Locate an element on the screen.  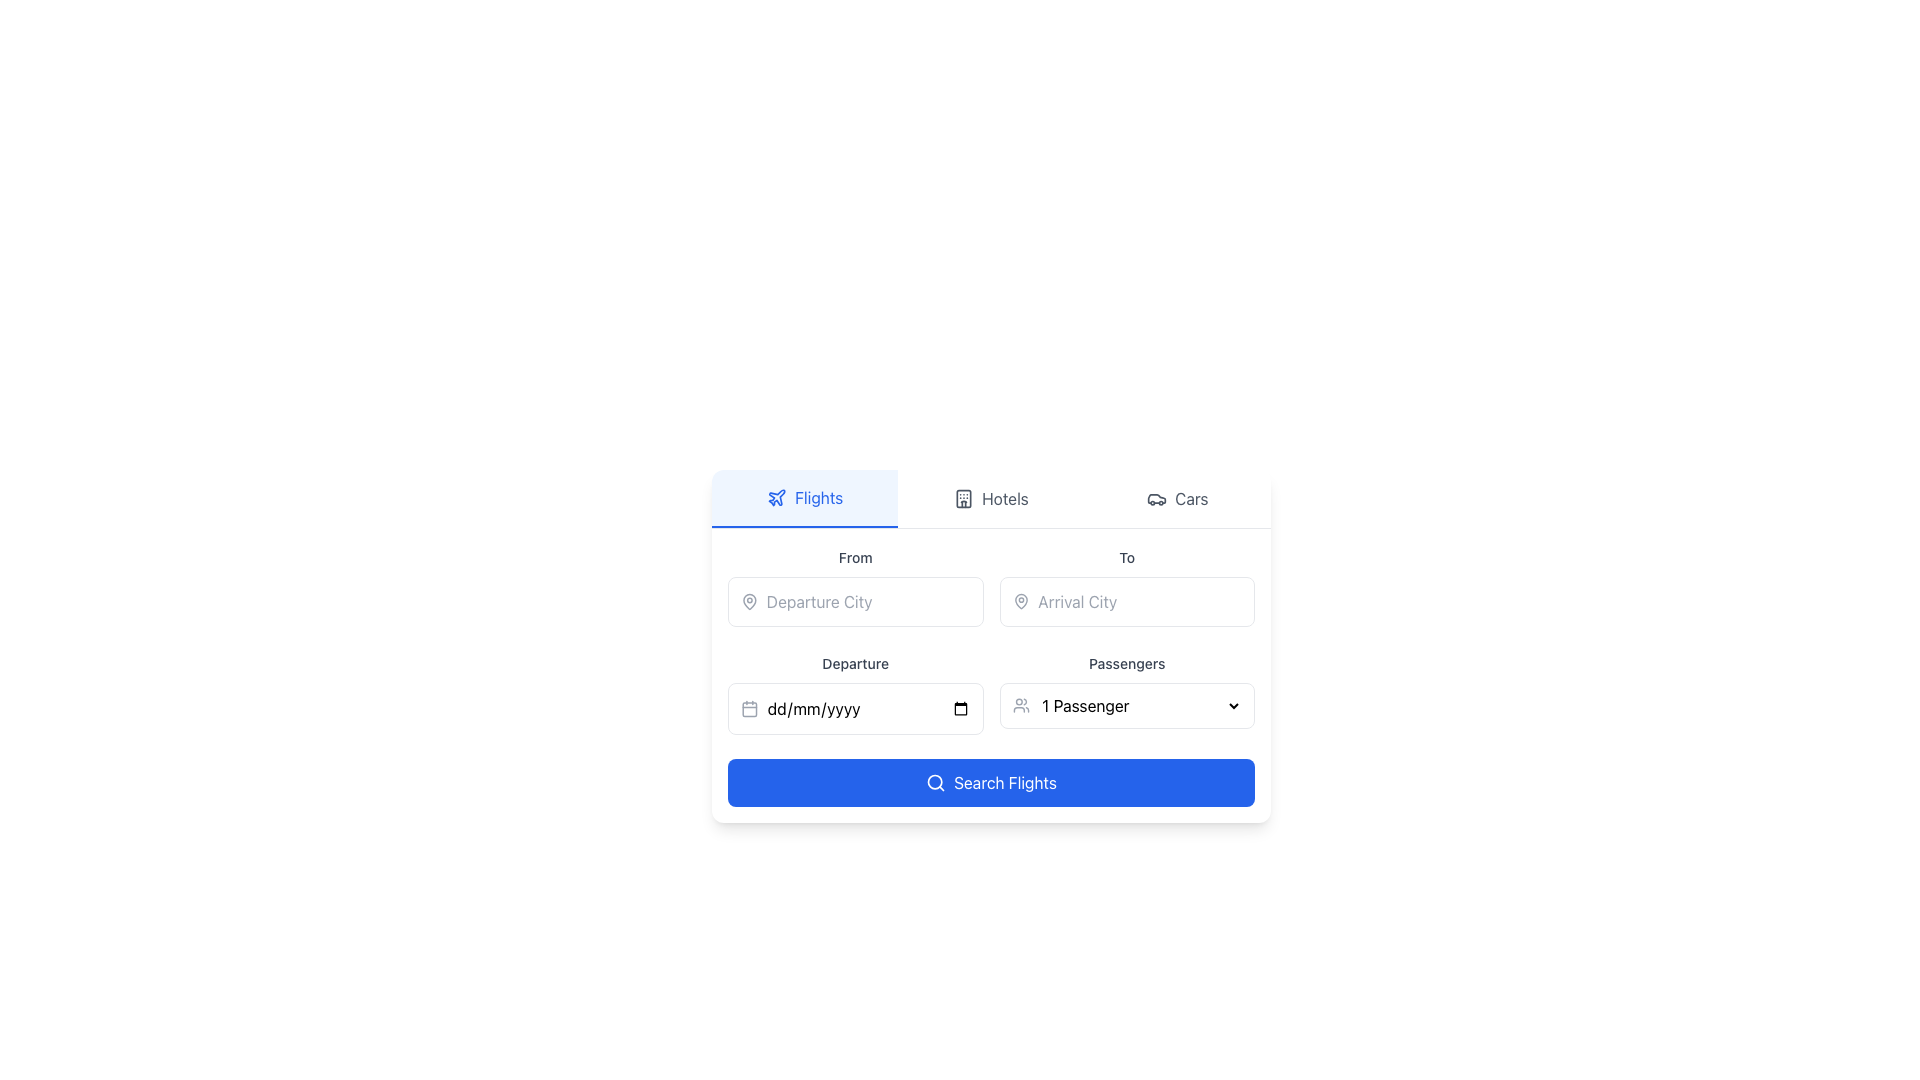
the icon indicating the purpose of the adjacent text input field for selecting a departure city, which is located to the left of the 'Departure City' text input field is located at coordinates (748, 600).